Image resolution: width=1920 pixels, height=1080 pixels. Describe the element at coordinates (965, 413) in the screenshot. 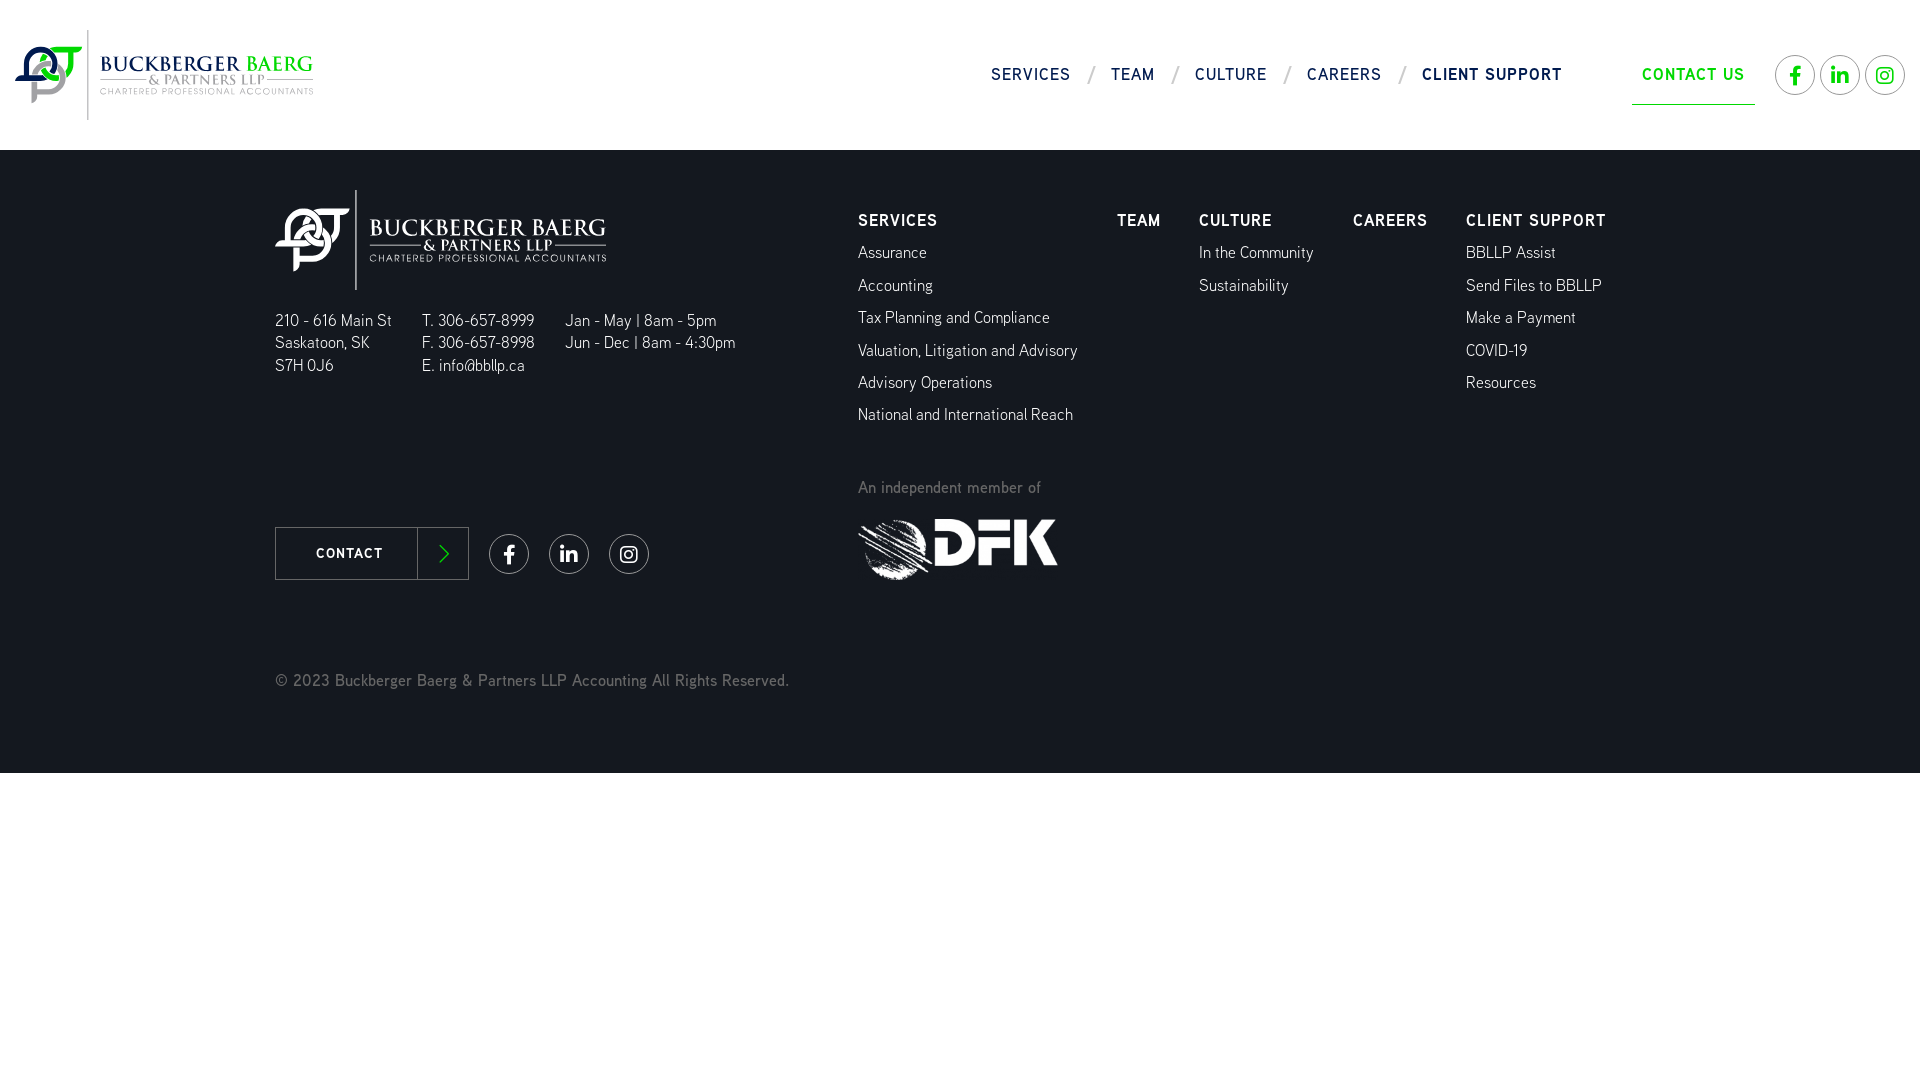

I see `'National and International Reach'` at that location.